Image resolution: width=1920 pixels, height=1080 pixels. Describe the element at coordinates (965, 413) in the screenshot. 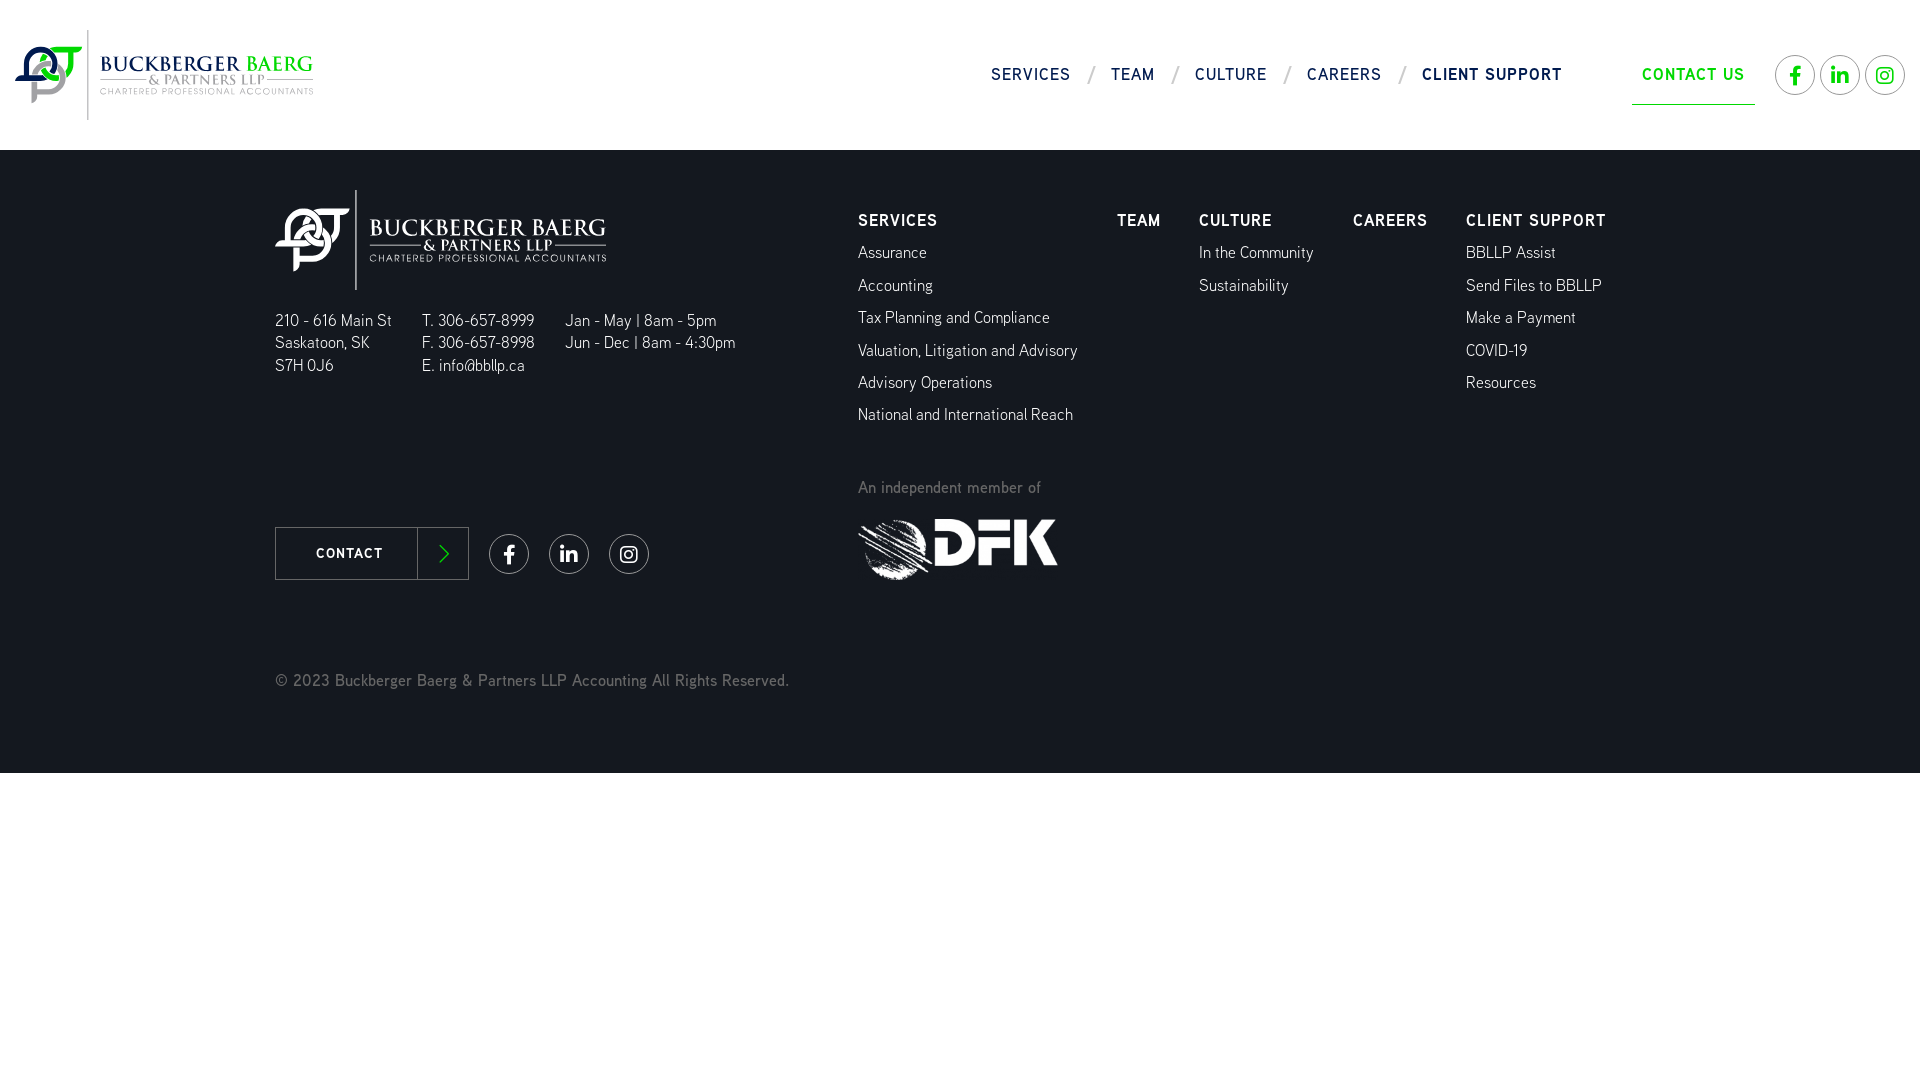

I see `'National and International Reach'` at that location.